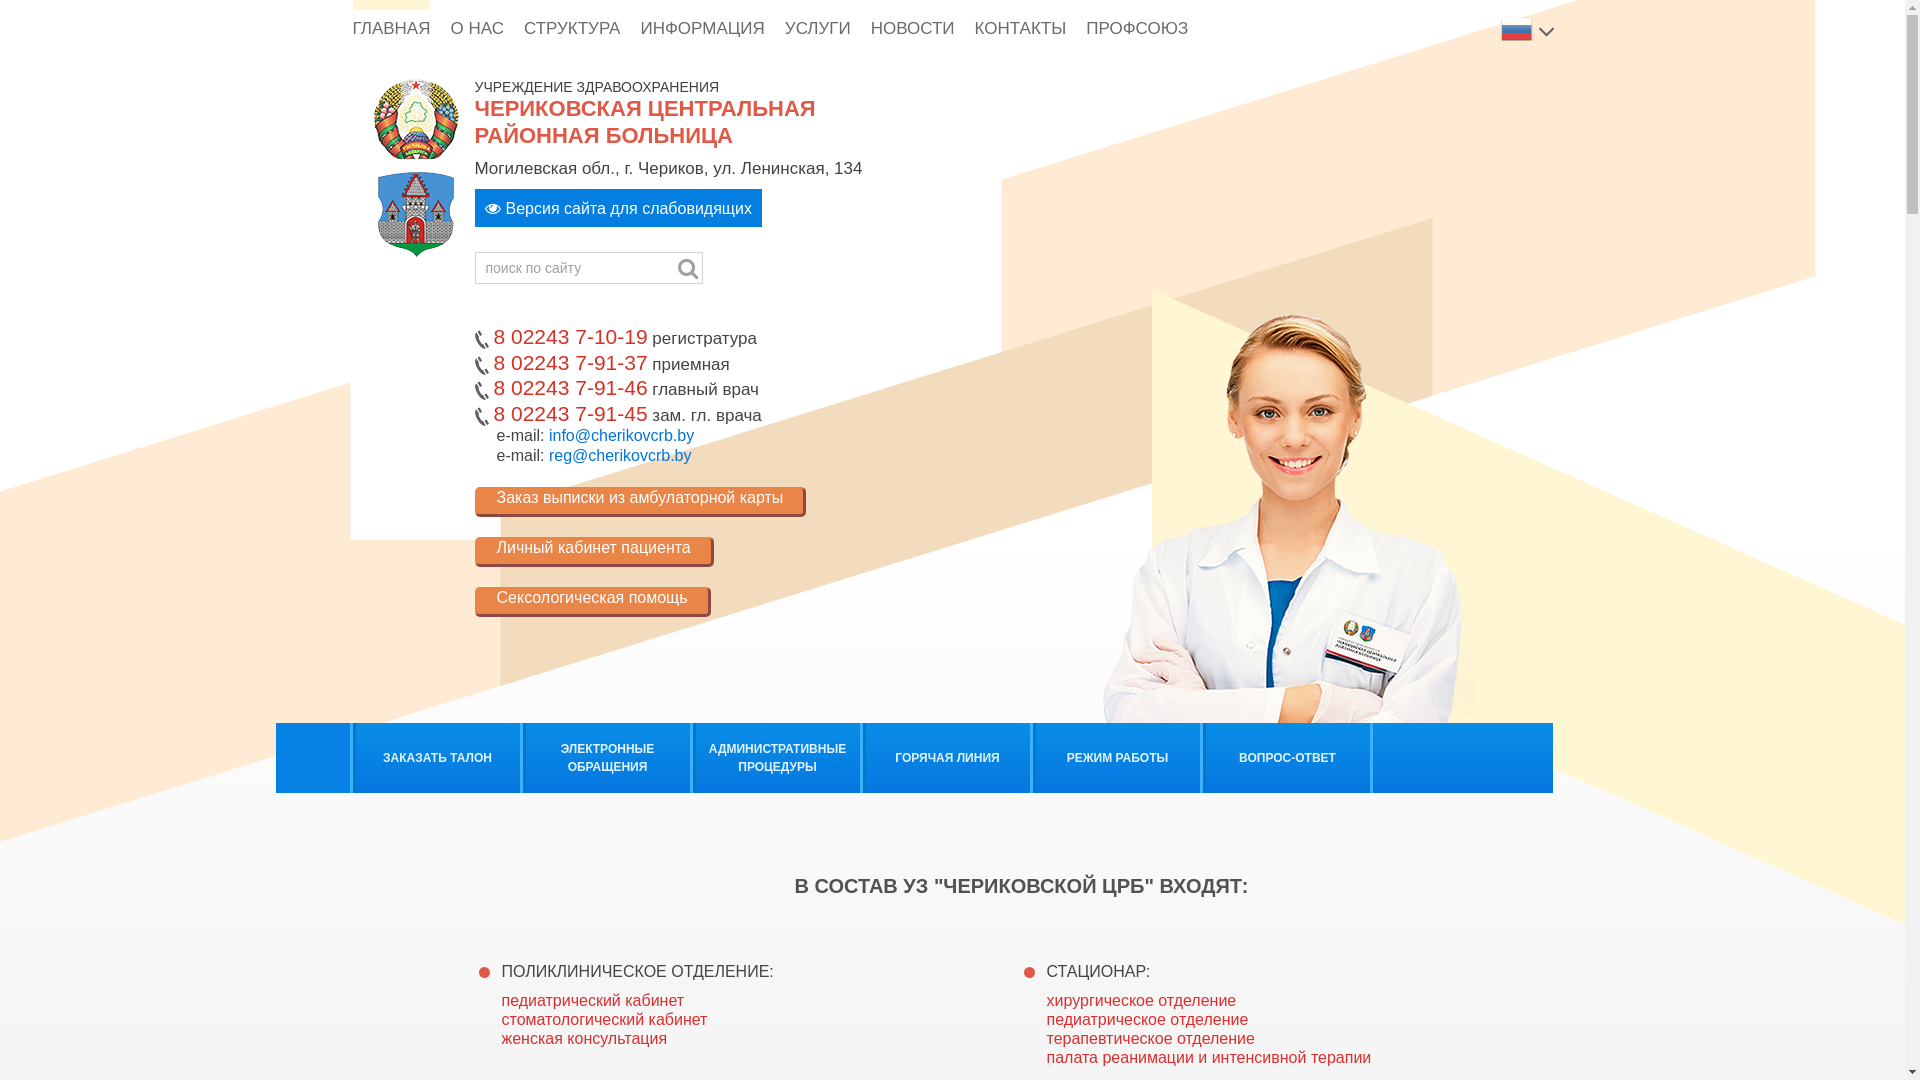 The height and width of the screenshot is (1080, 1920). What do you see at coordinates (620, 434) in the screenshot?
I see `'info@cherikovcrb.by'` at bounding box center [620, 434].